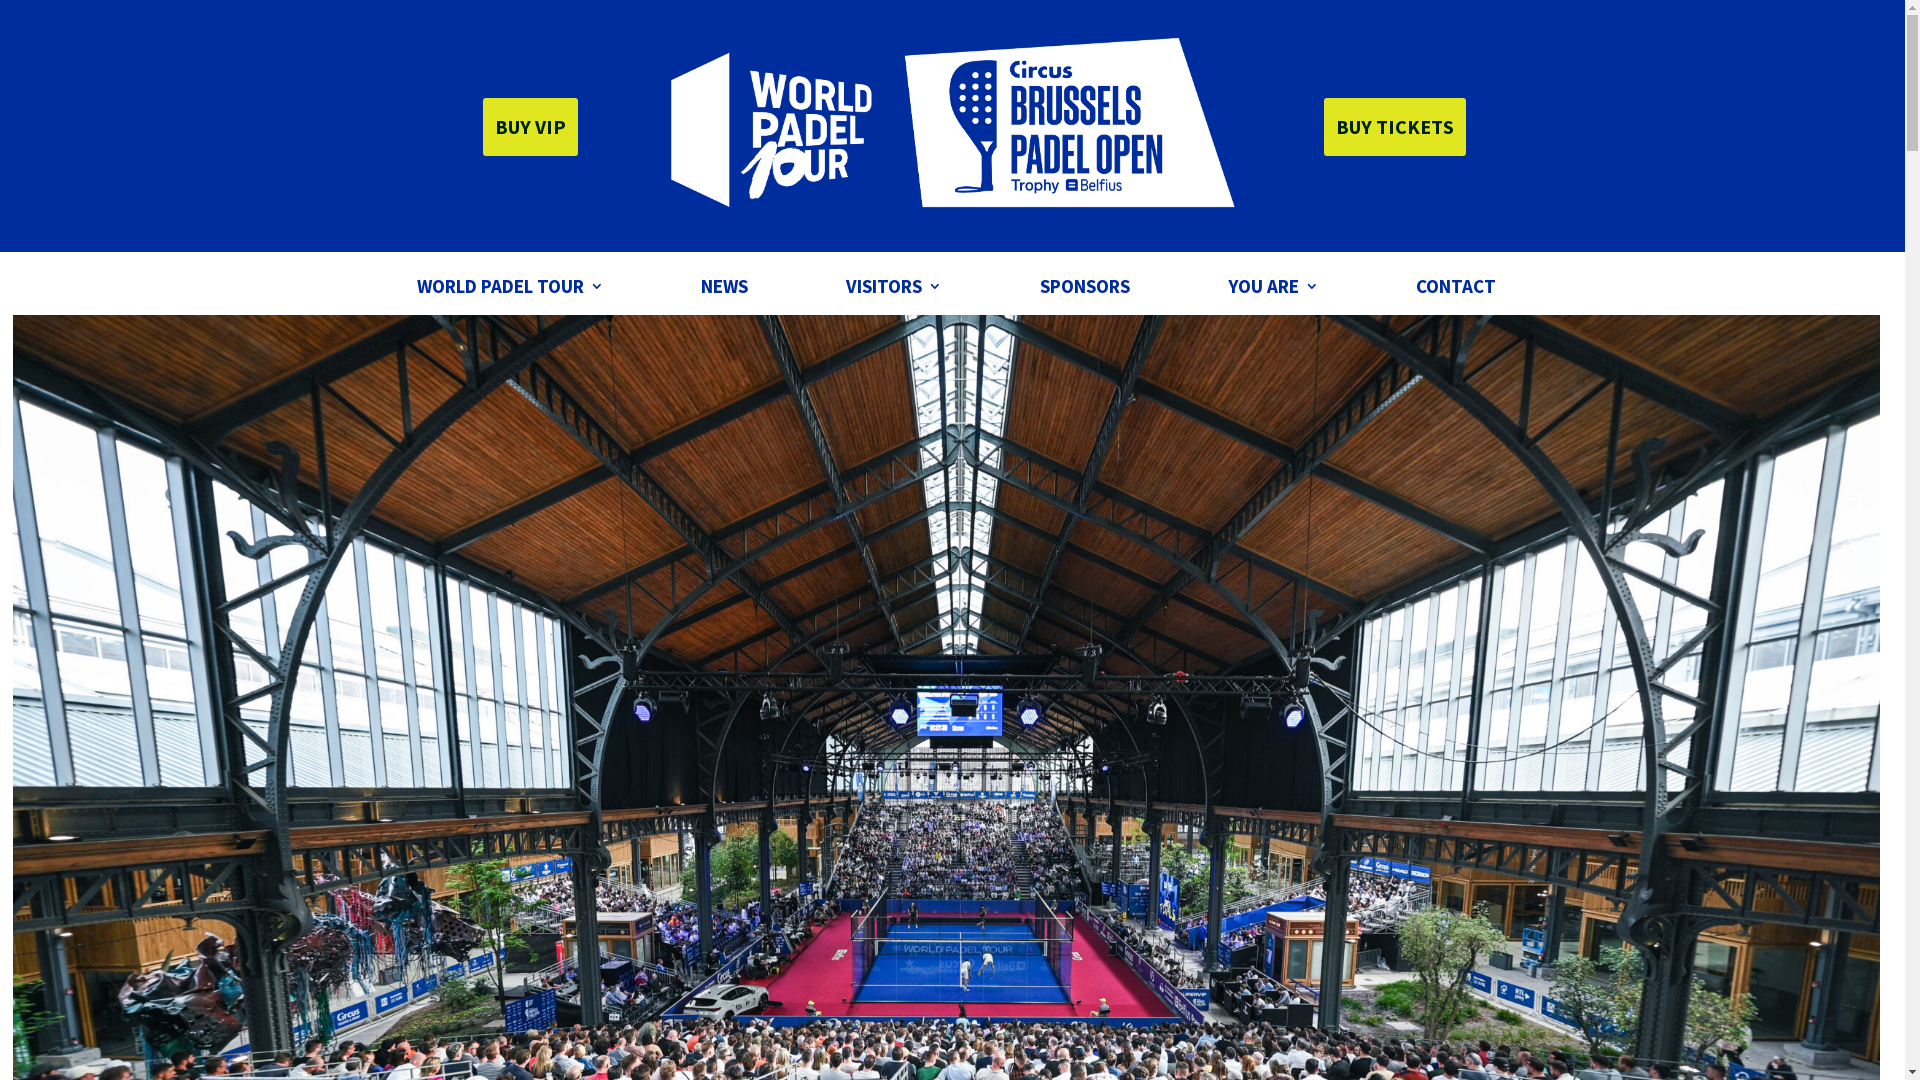 The image size is (1920, 1080). I want to click on 'WORLD PADEL TOUR', so click(509, 289).